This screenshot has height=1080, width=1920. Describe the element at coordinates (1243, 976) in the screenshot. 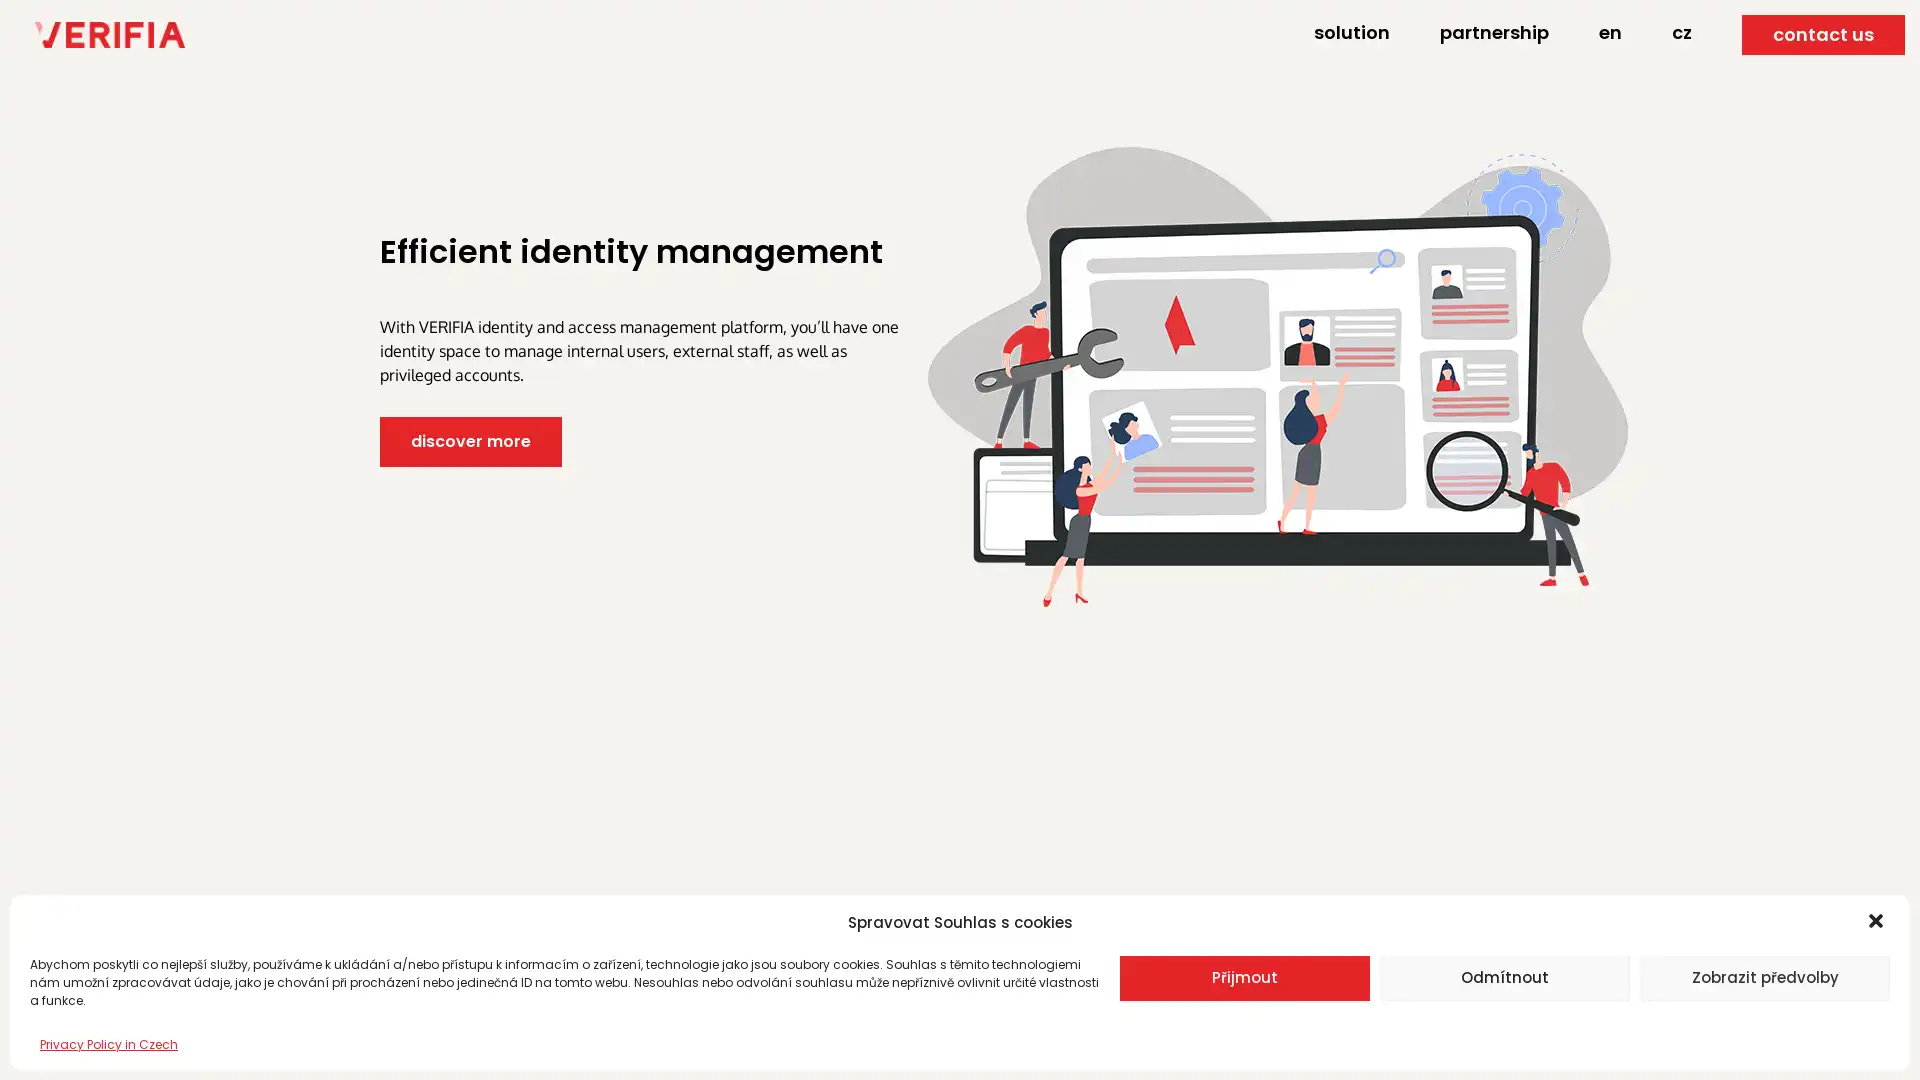

I see `Prijmout` at that location.